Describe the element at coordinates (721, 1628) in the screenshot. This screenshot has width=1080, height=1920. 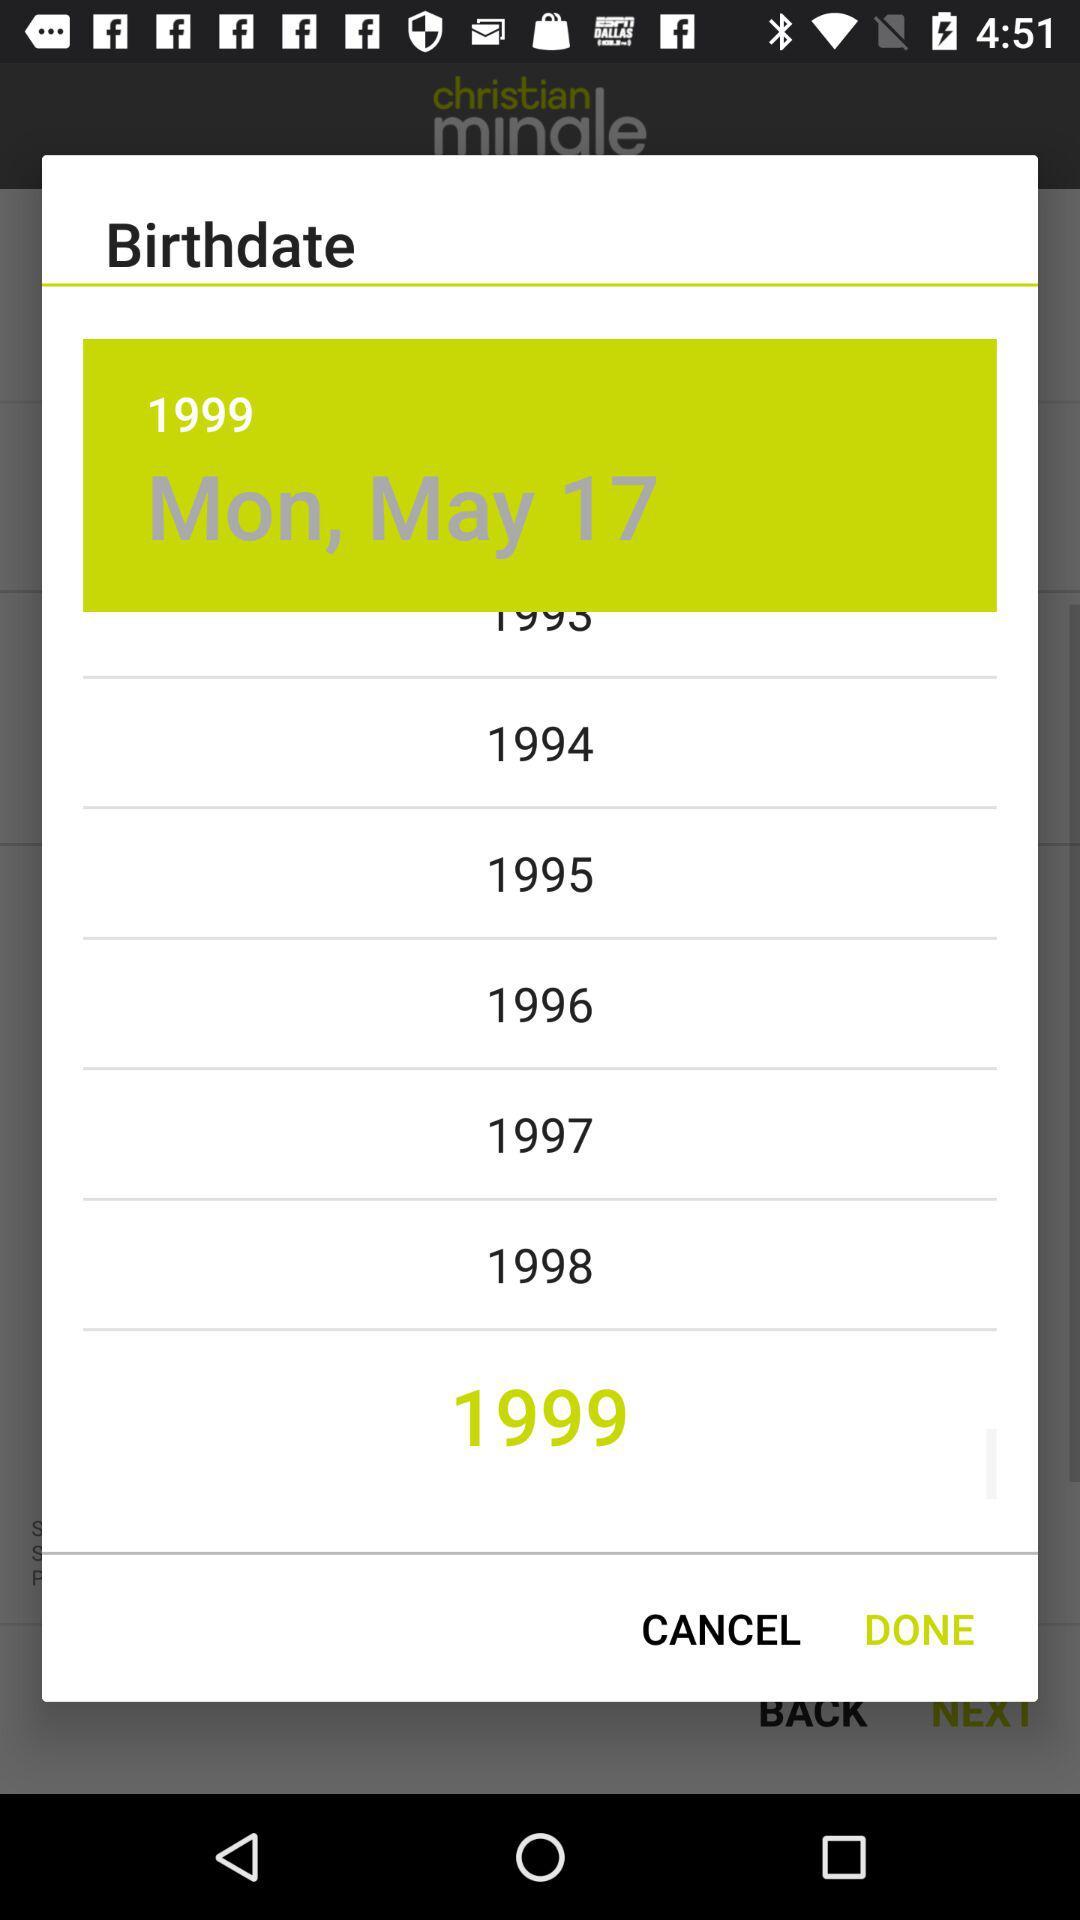
I see `the icon next to the done` at that location.